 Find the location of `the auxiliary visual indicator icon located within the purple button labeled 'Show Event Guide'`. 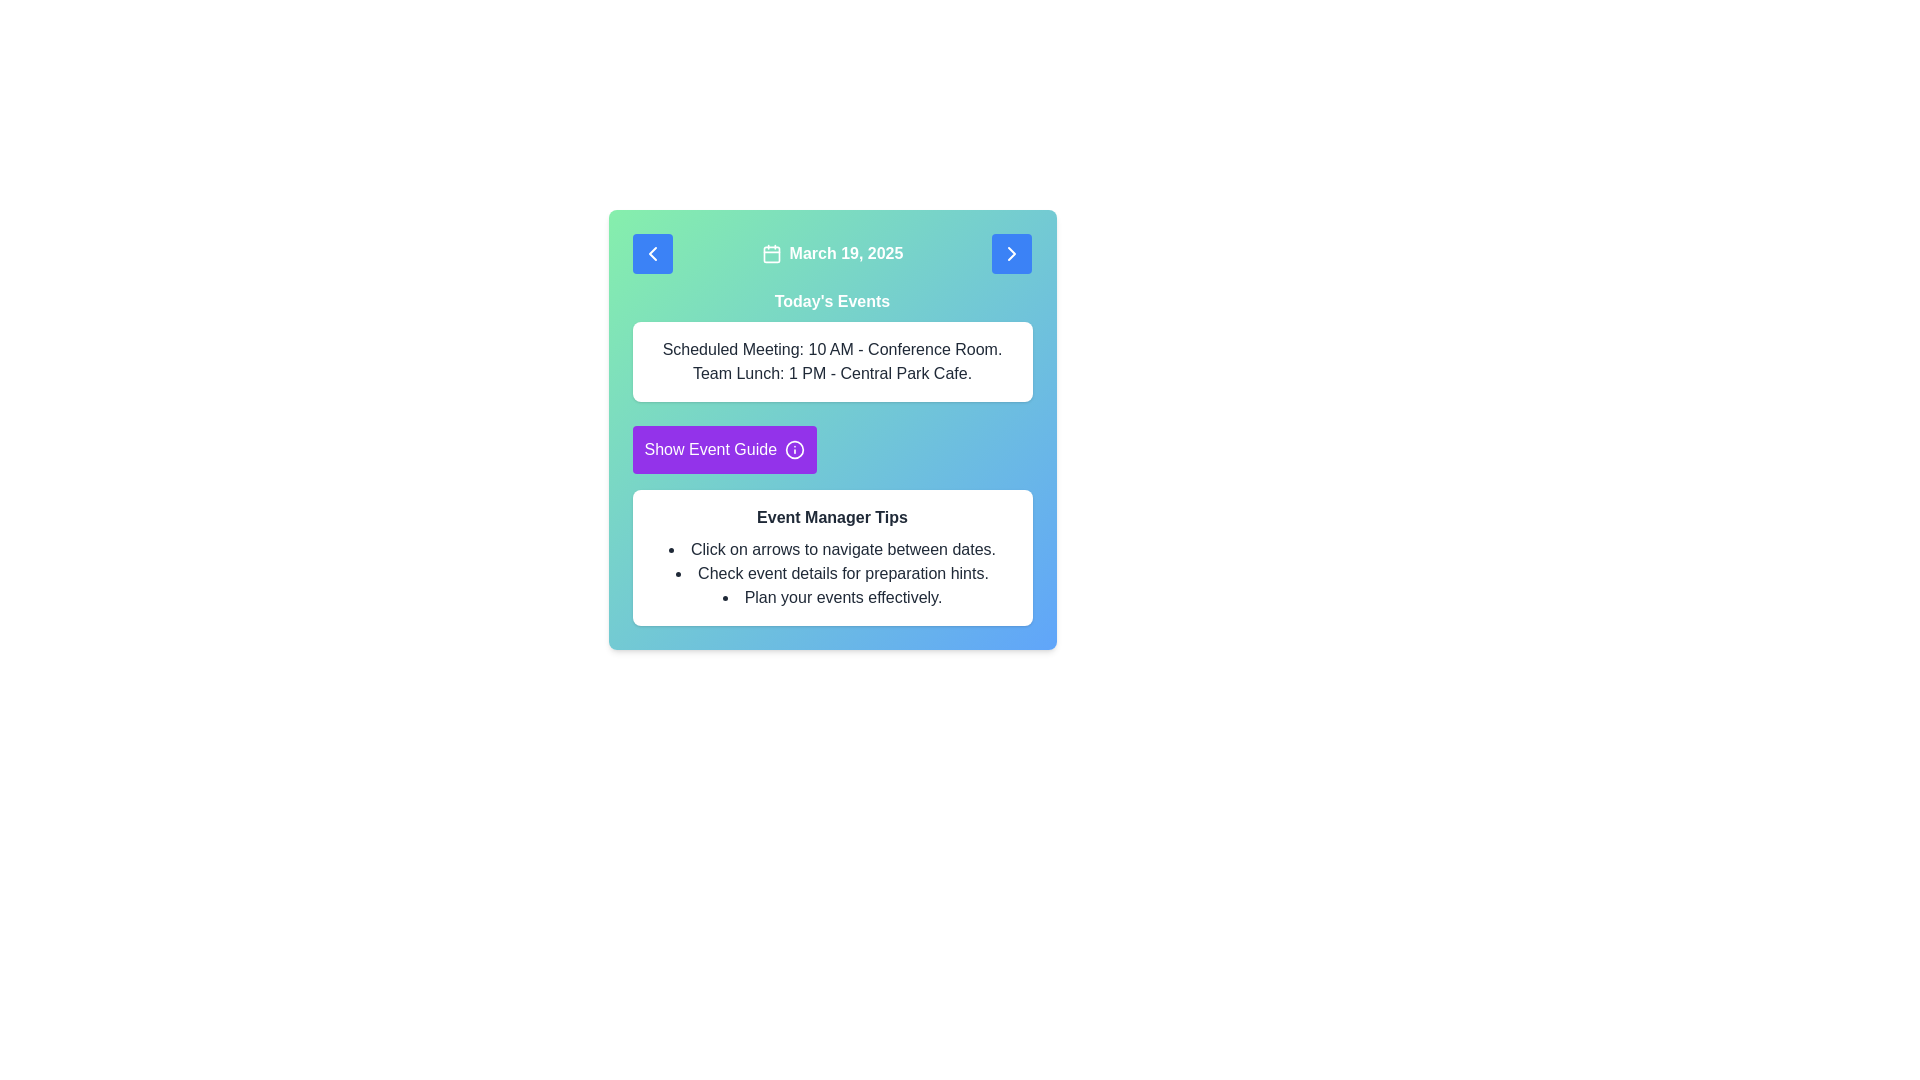

the auxiliary visual indicator icon located within the purple button labeled 'Show Event Guide' is located at coordinates (794, 450).